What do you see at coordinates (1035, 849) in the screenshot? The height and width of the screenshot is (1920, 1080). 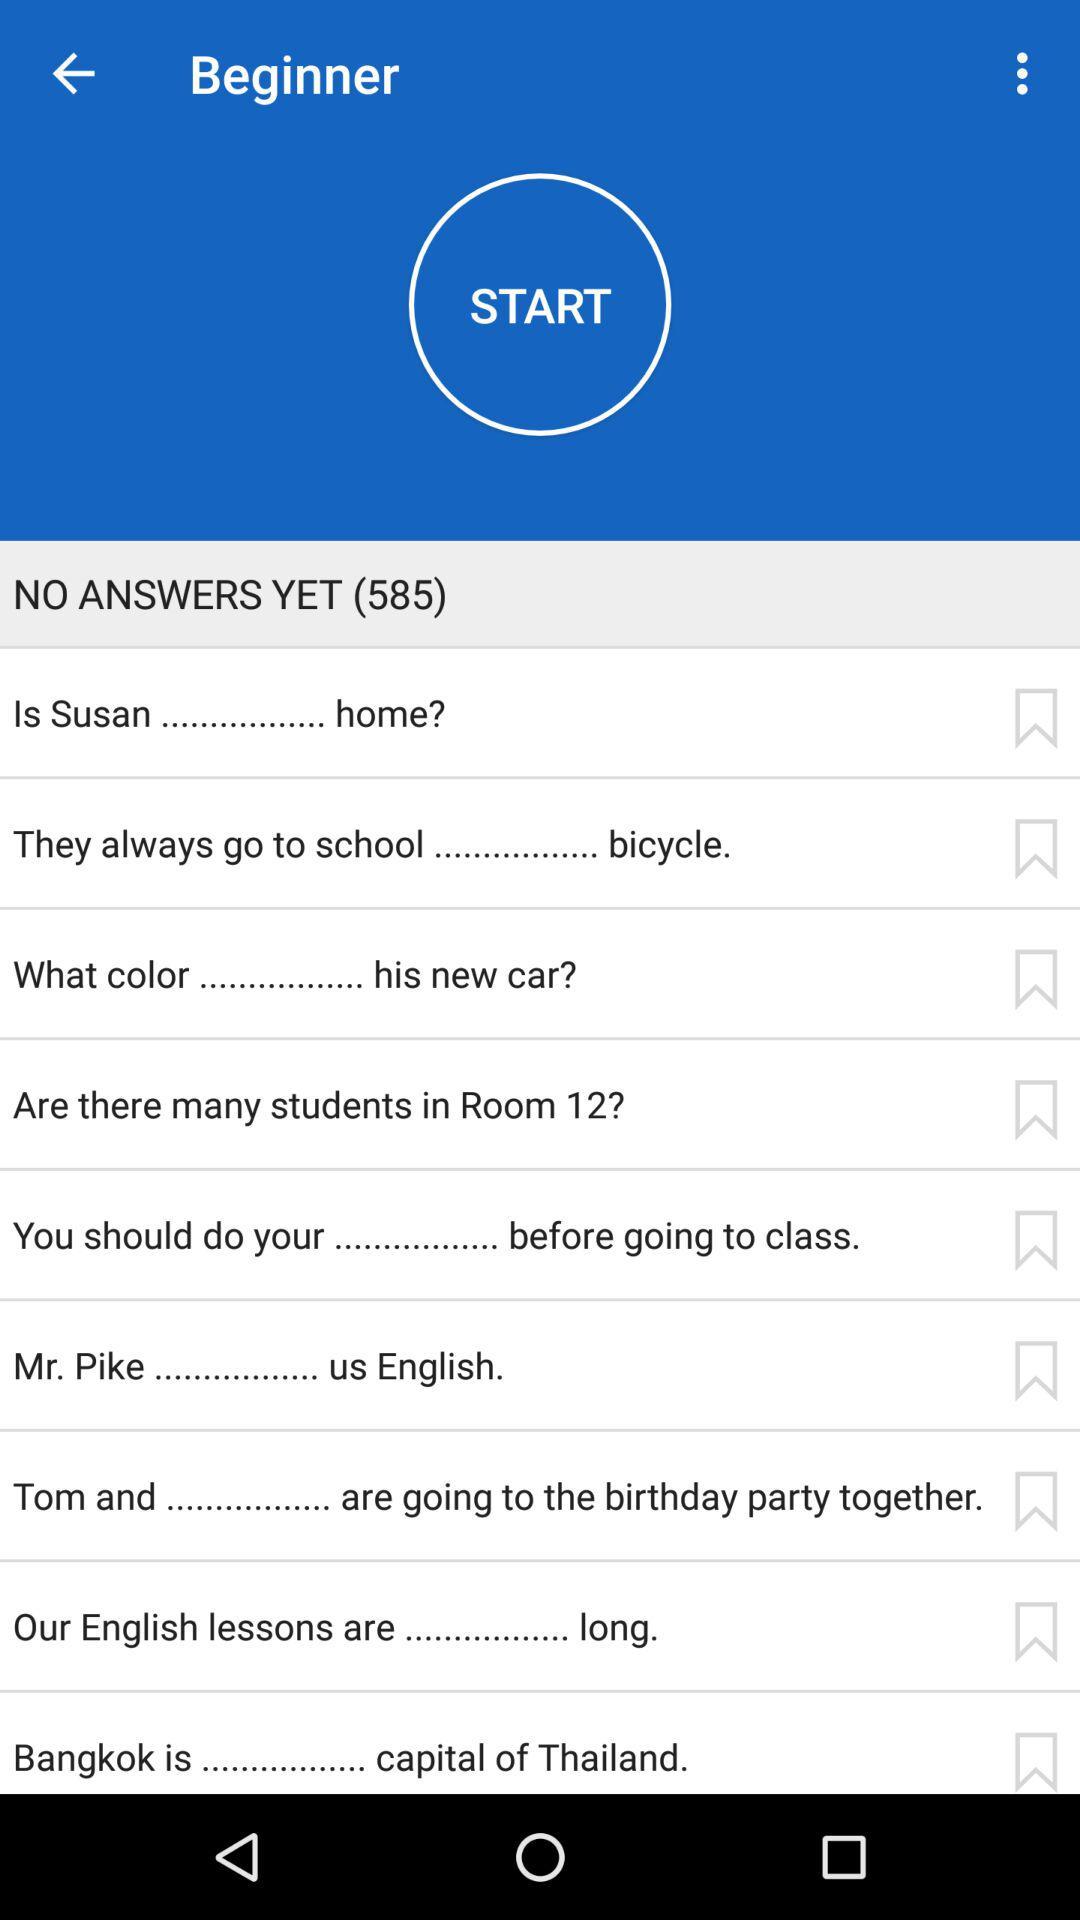 I see `app next to the they always go icon` at bounding box center [1035, 849].